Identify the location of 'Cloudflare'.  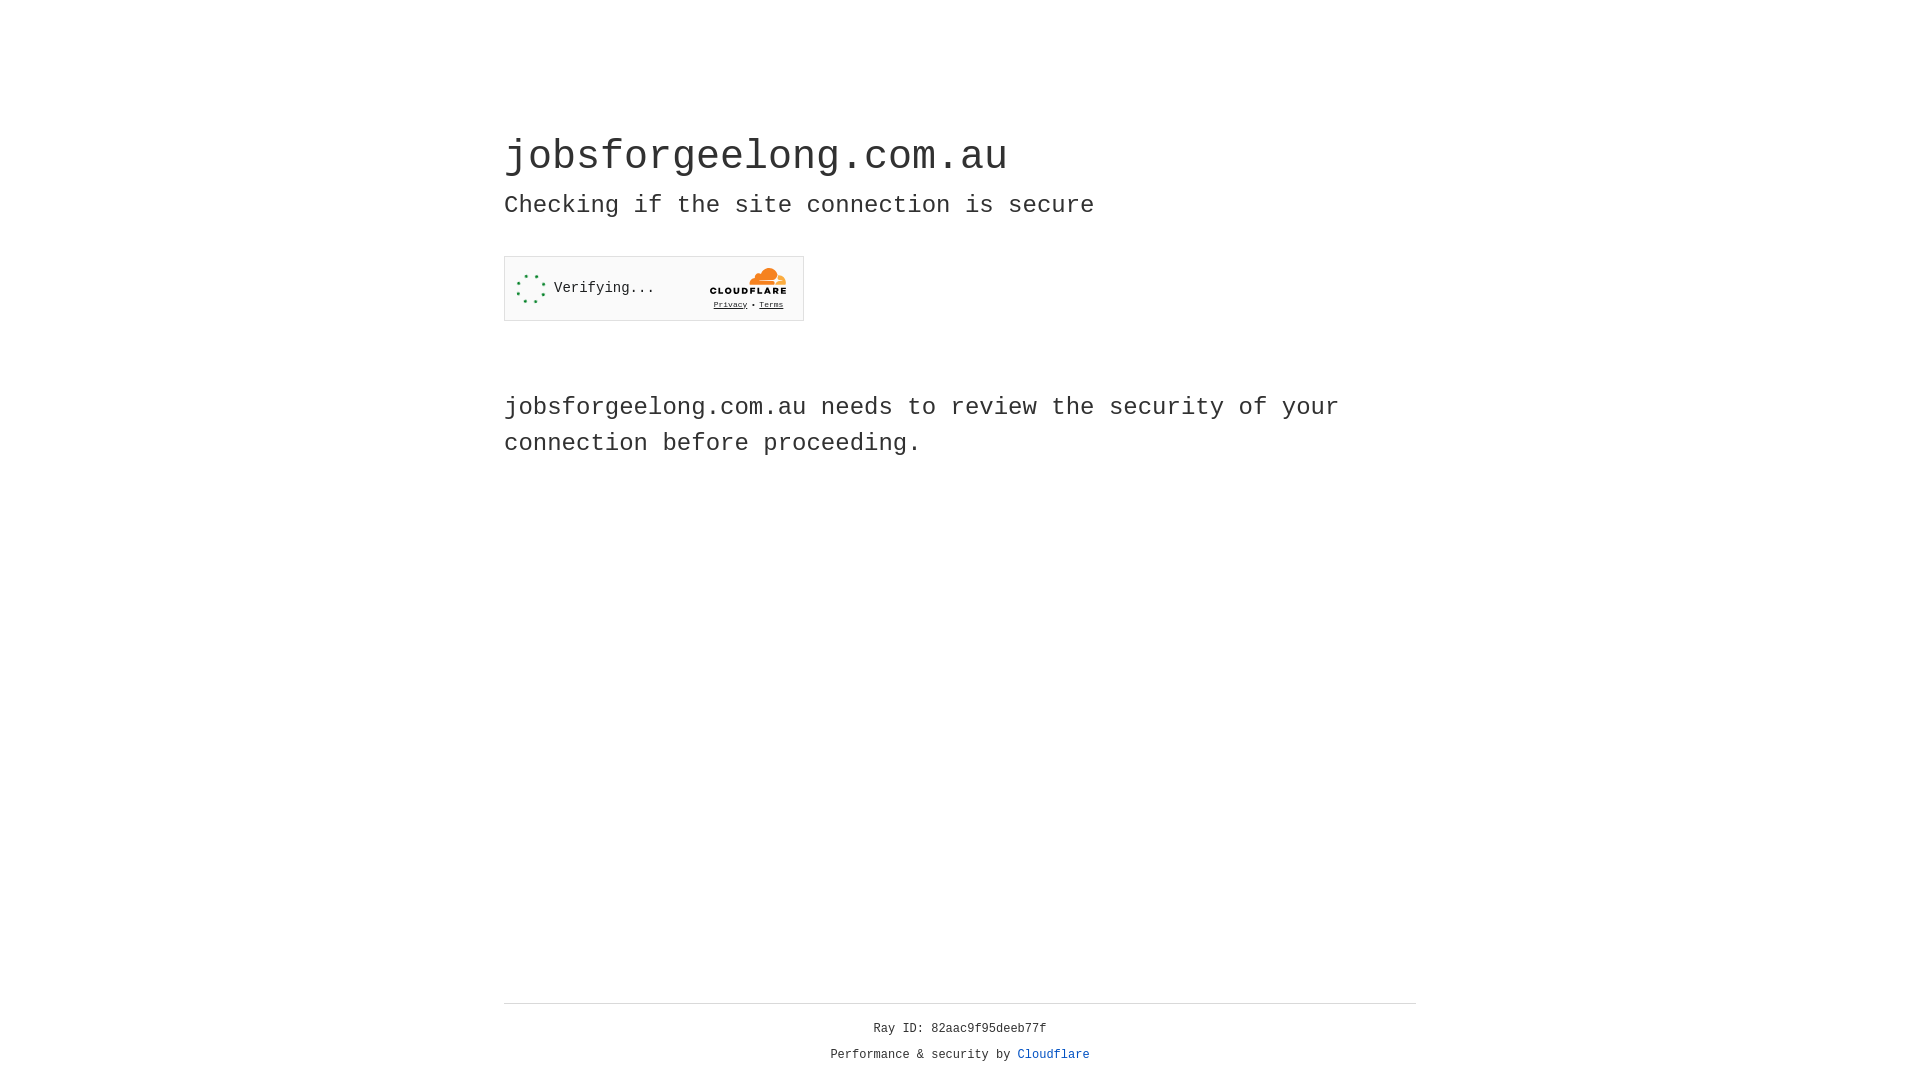
(1053, 1054).